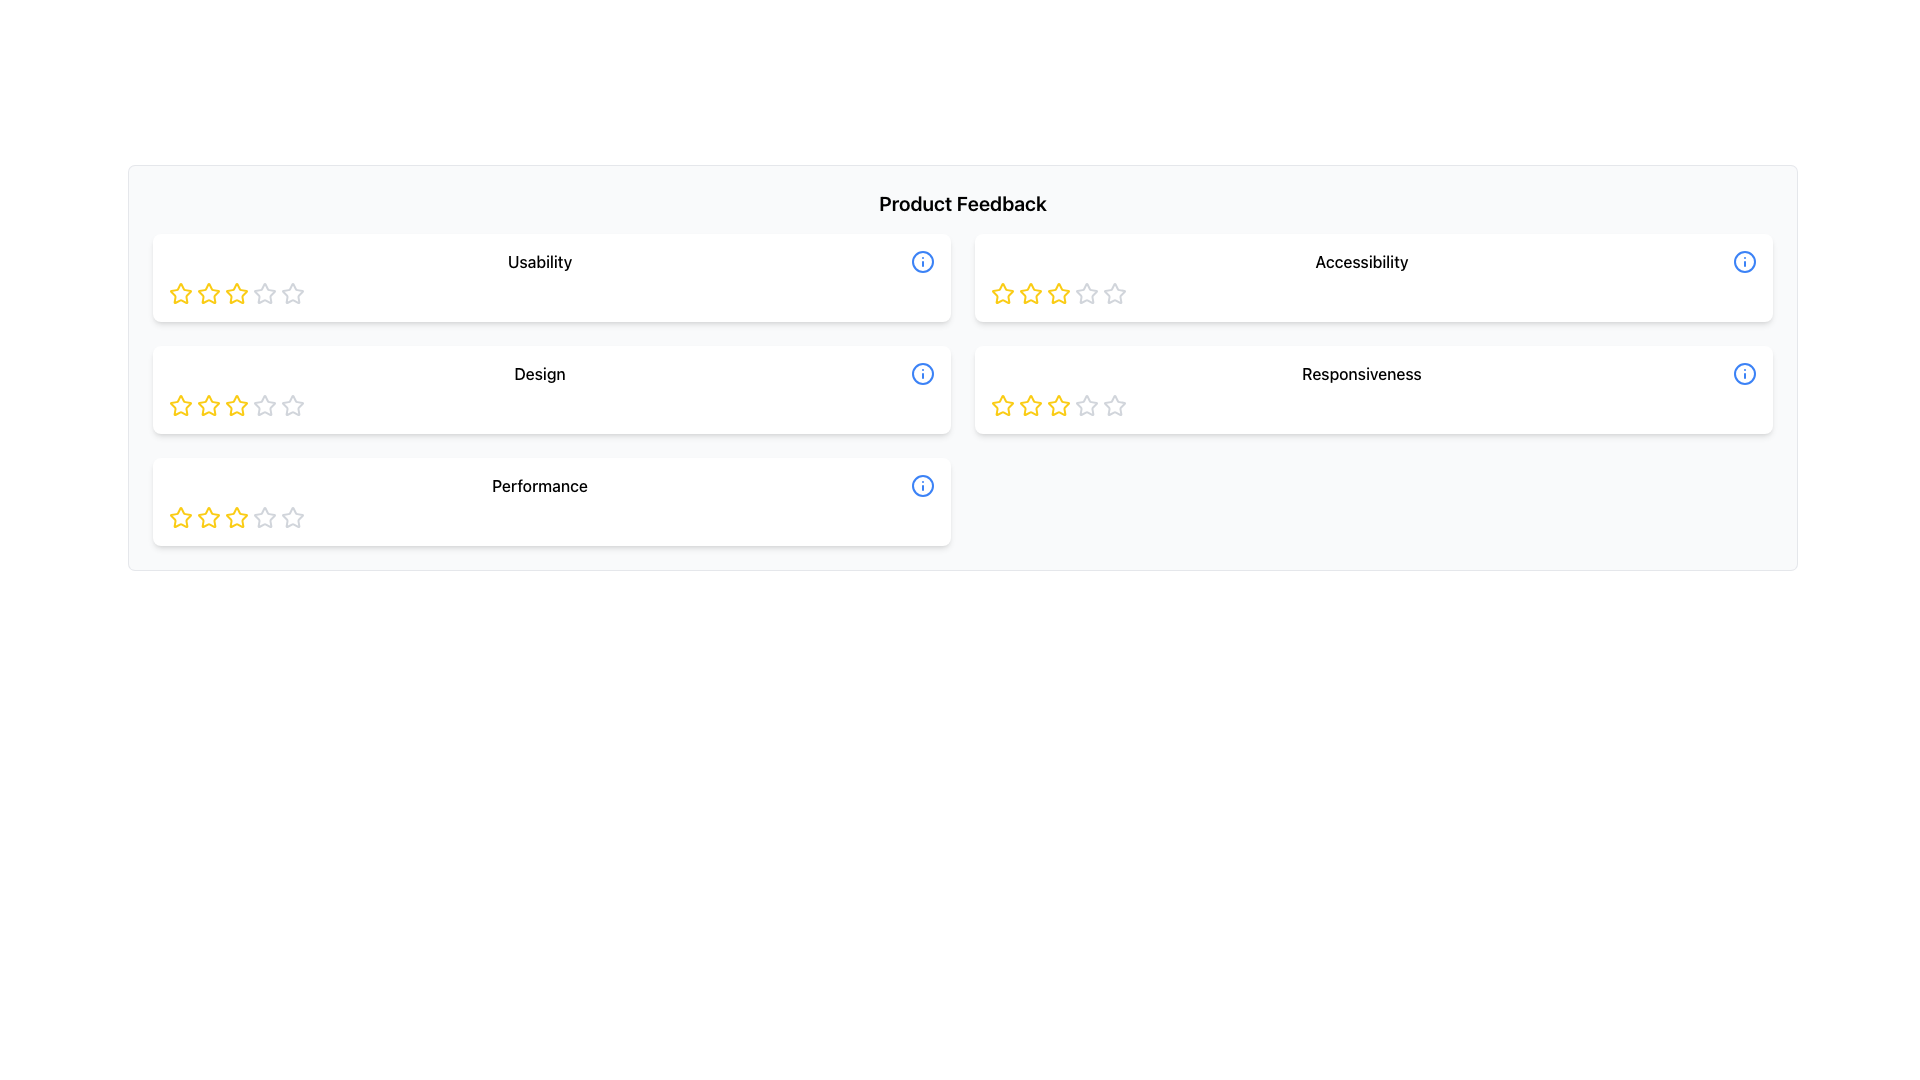 The height and width of the screenshot is (1080, 1920). I want to click on the second star rating icon in the 'Usability' category of the 'Product Feedback' section, so click(209, 293).